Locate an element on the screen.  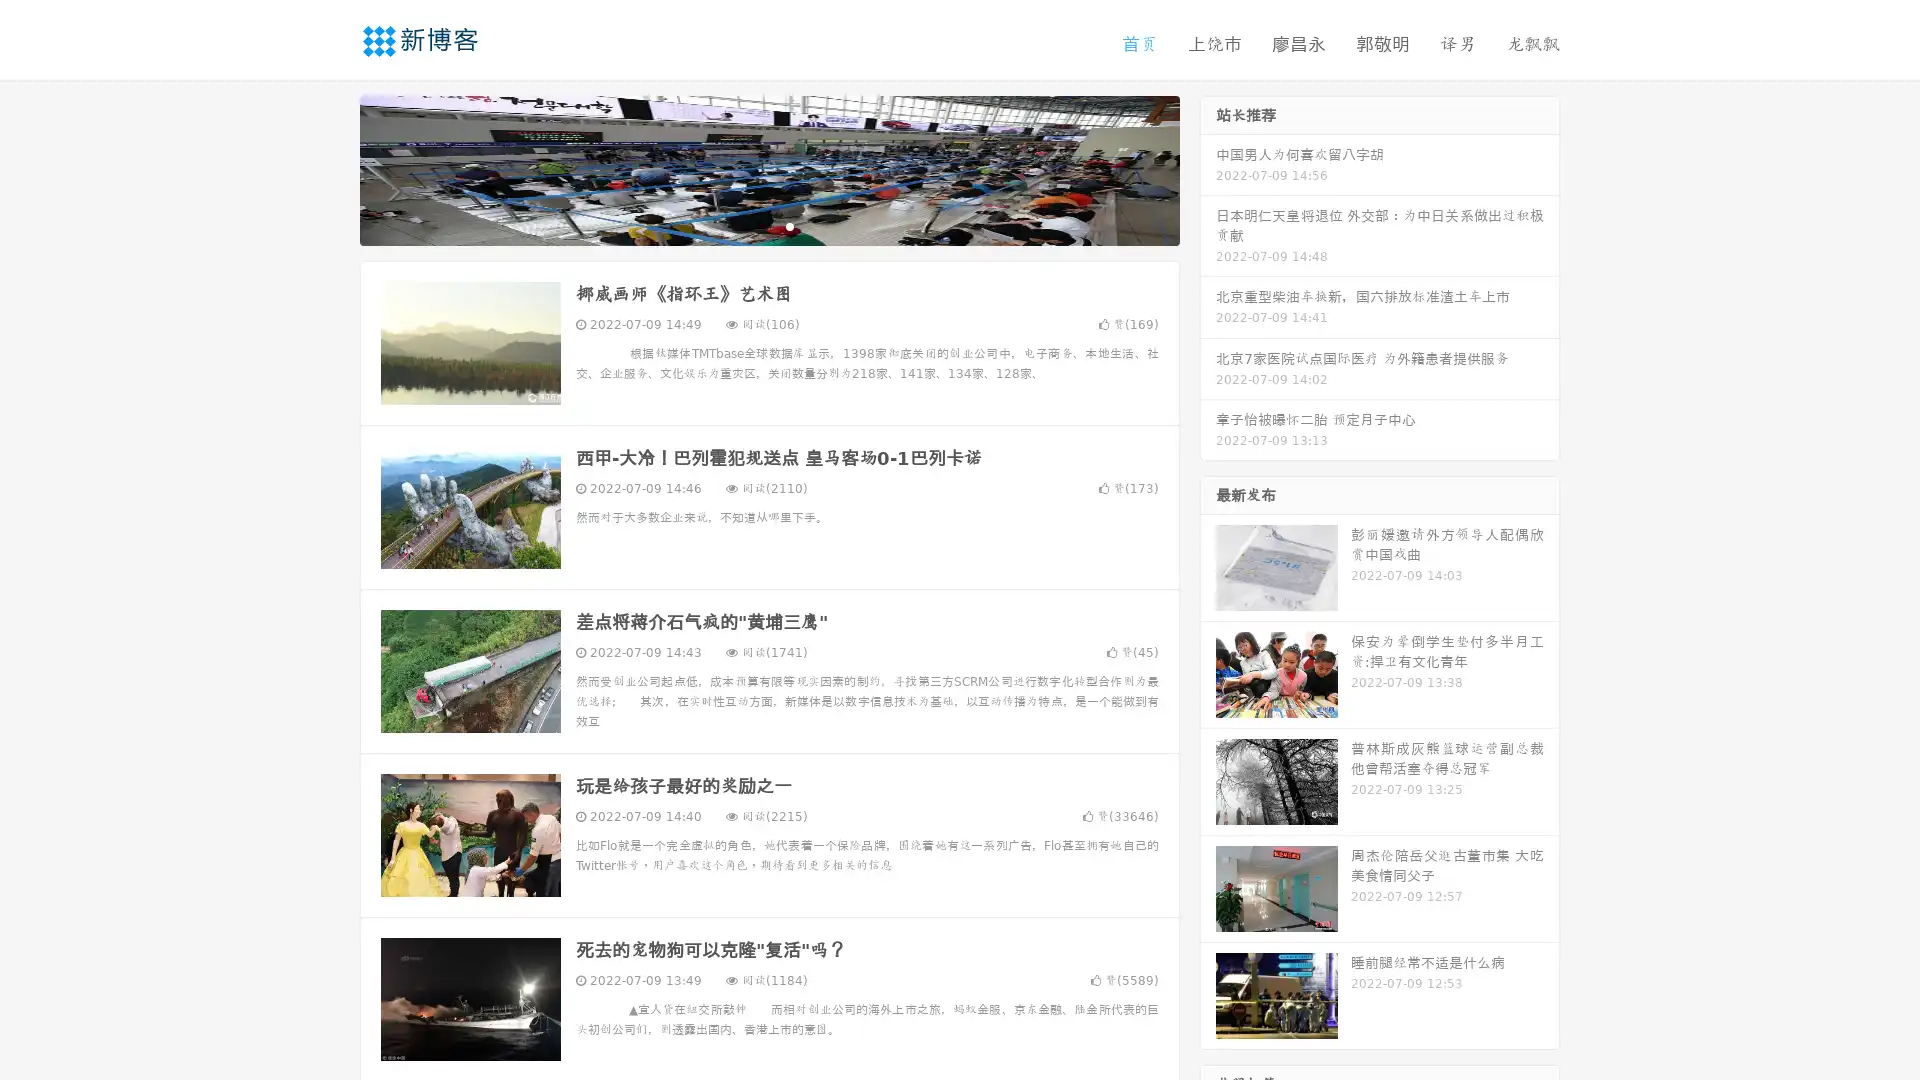
Go to slide 3 is located at coordinates (789, 225).